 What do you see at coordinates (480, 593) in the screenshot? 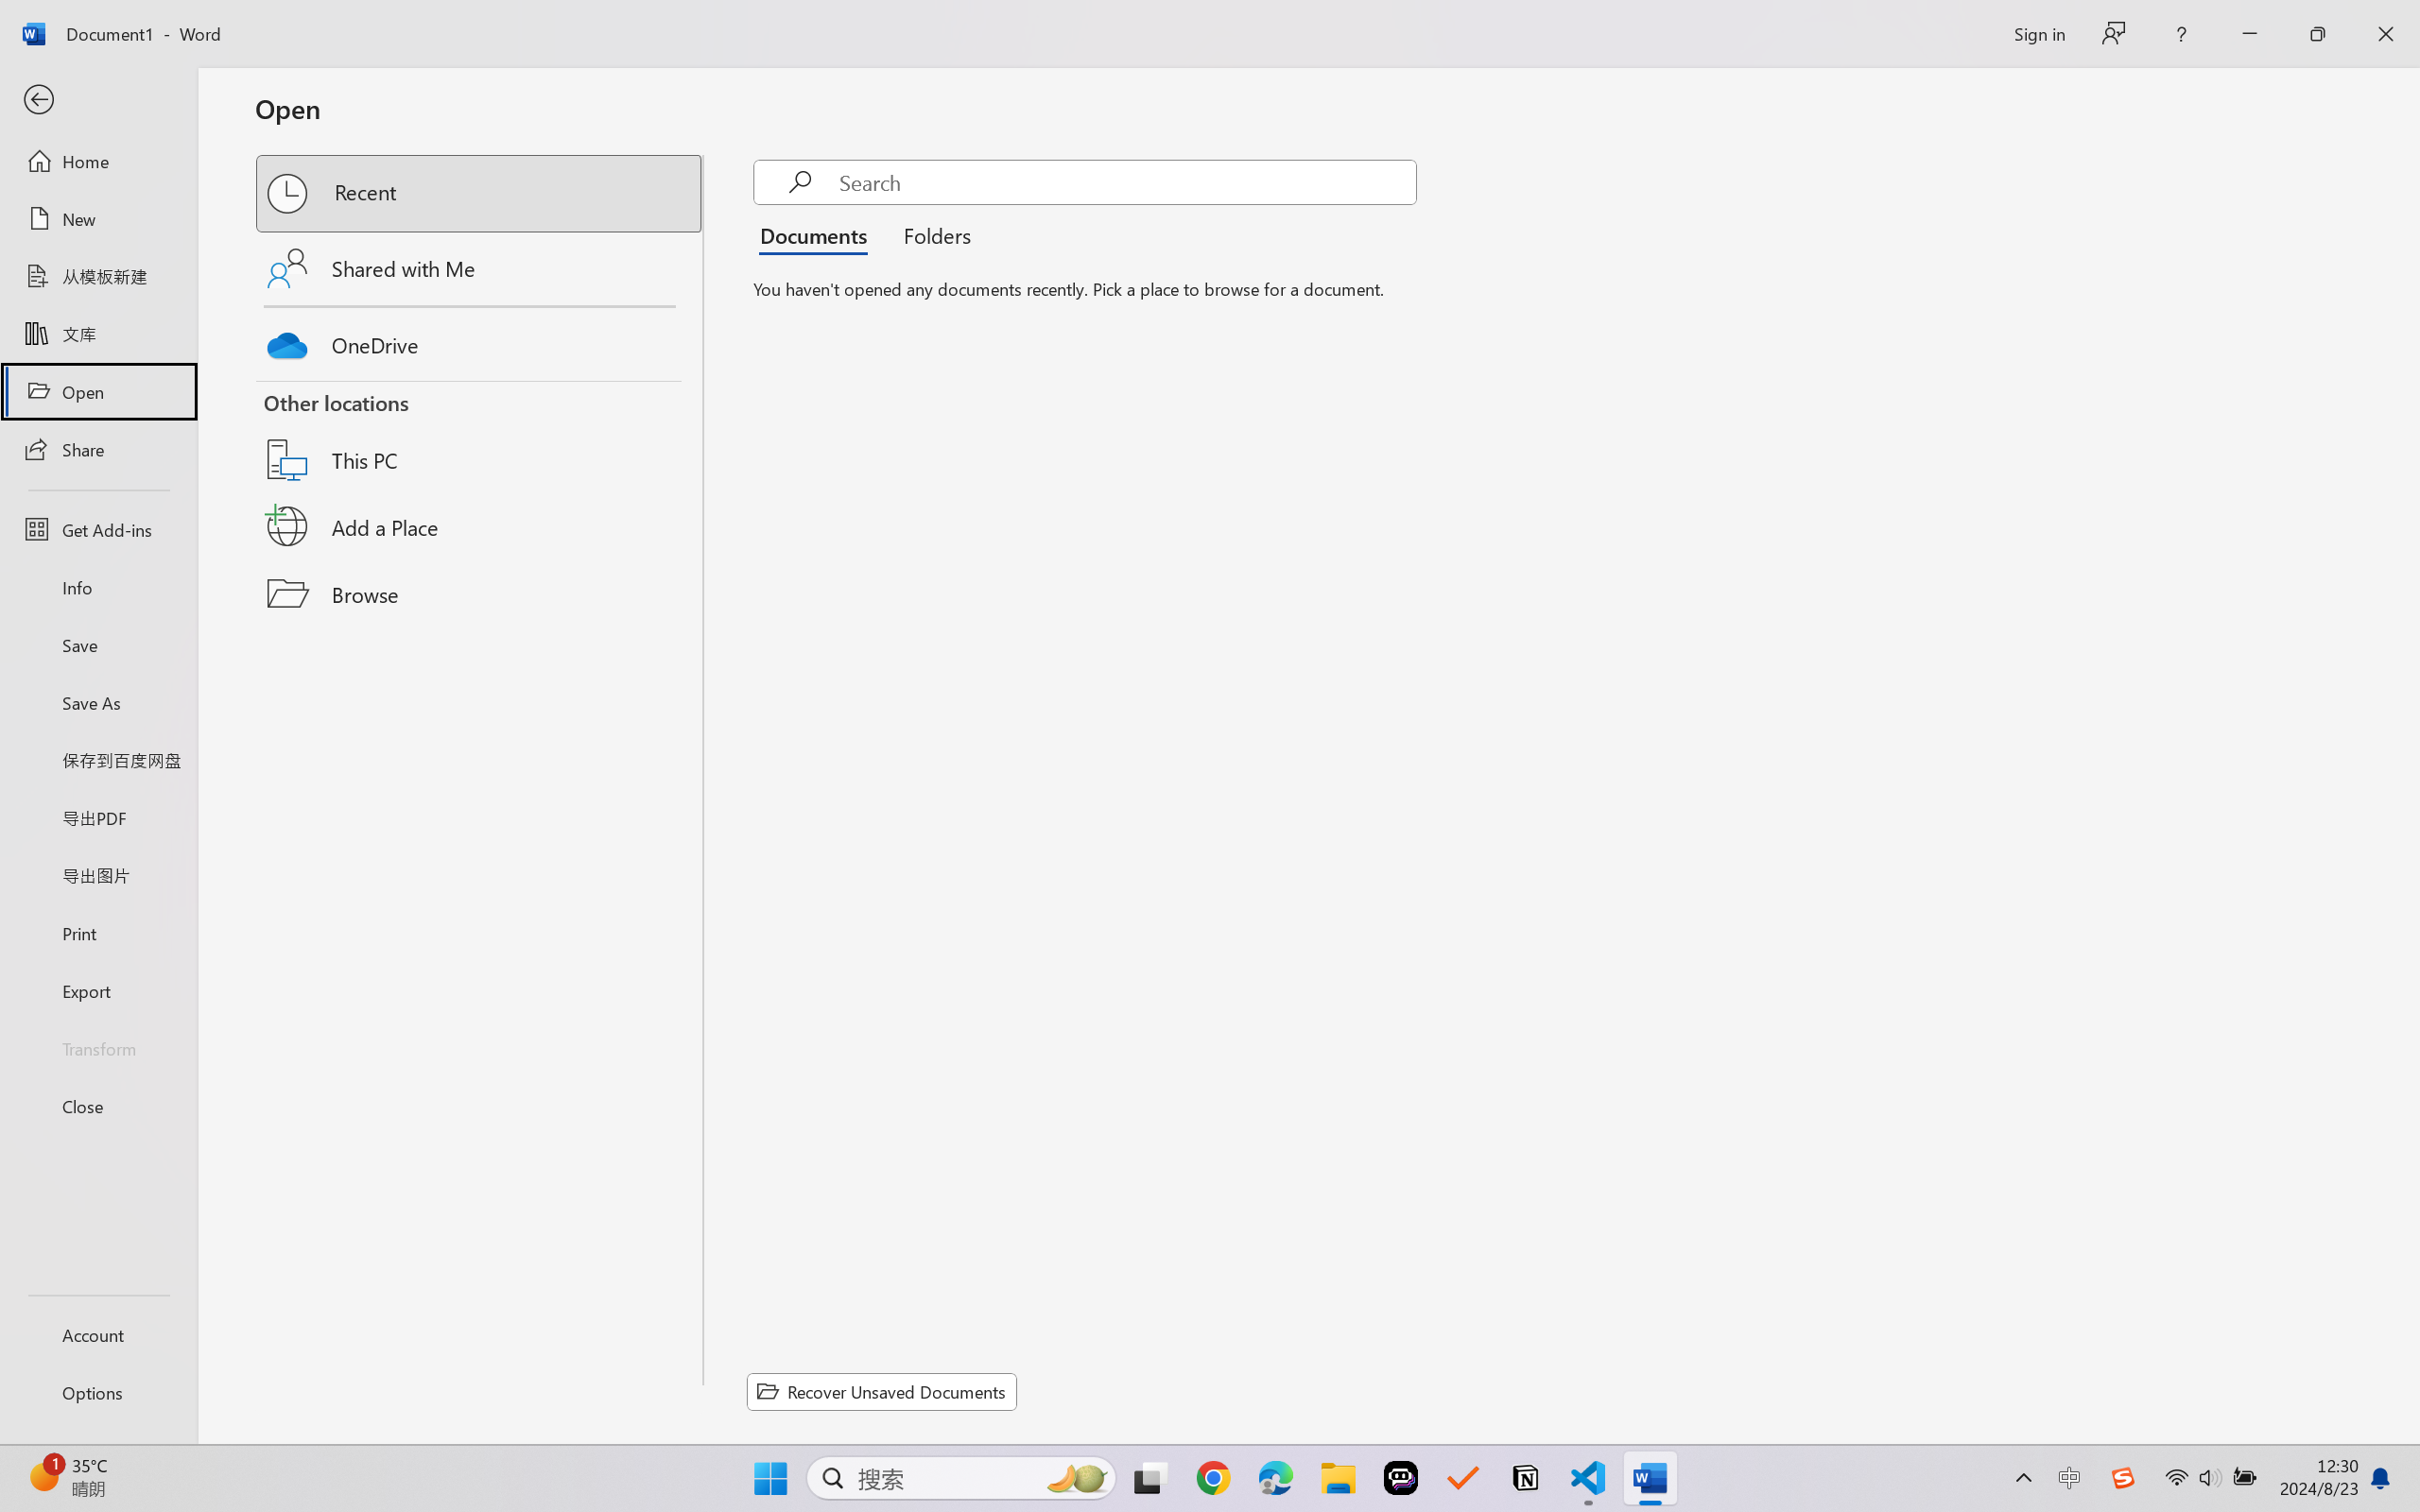
I see `'Browse'` at bounding box center [480, 593].